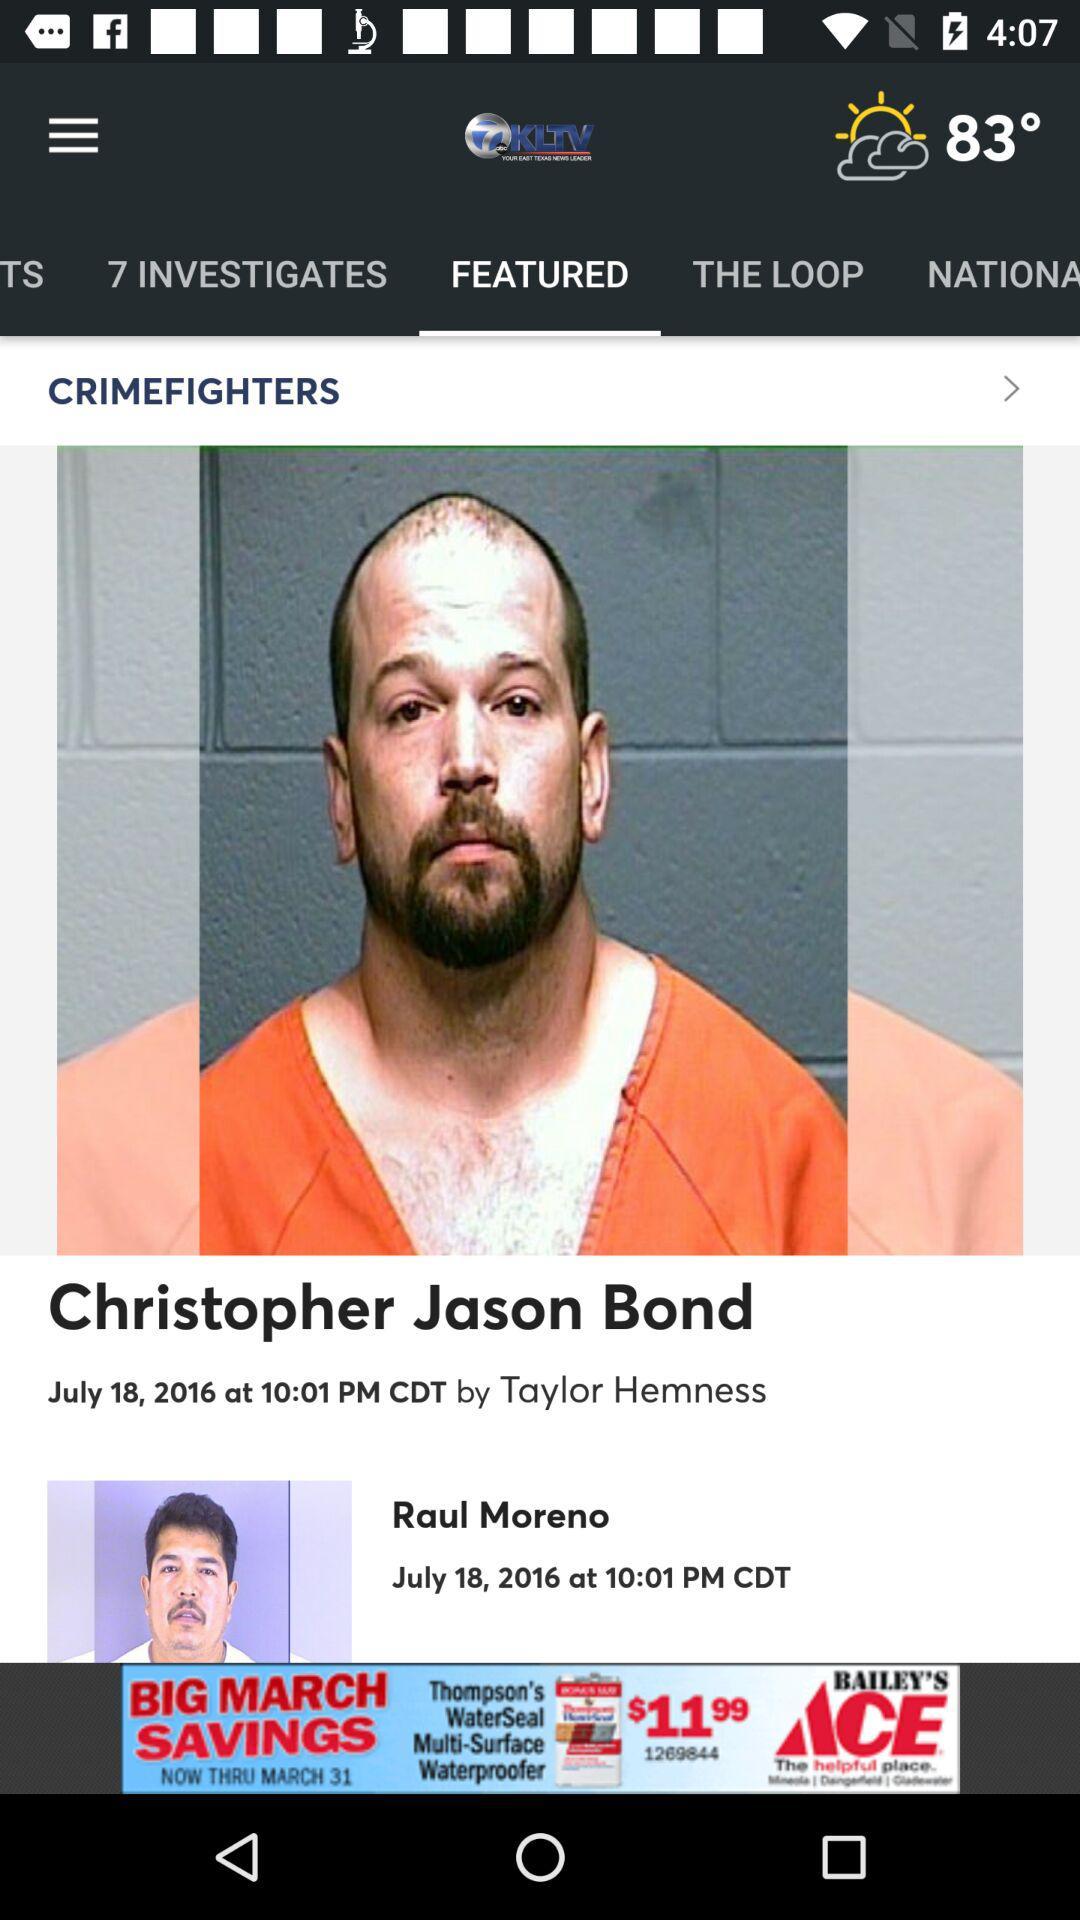 The height and width of the screenshot is (1920, 1080). I want to click on for advertisement, so click(540, 1727).